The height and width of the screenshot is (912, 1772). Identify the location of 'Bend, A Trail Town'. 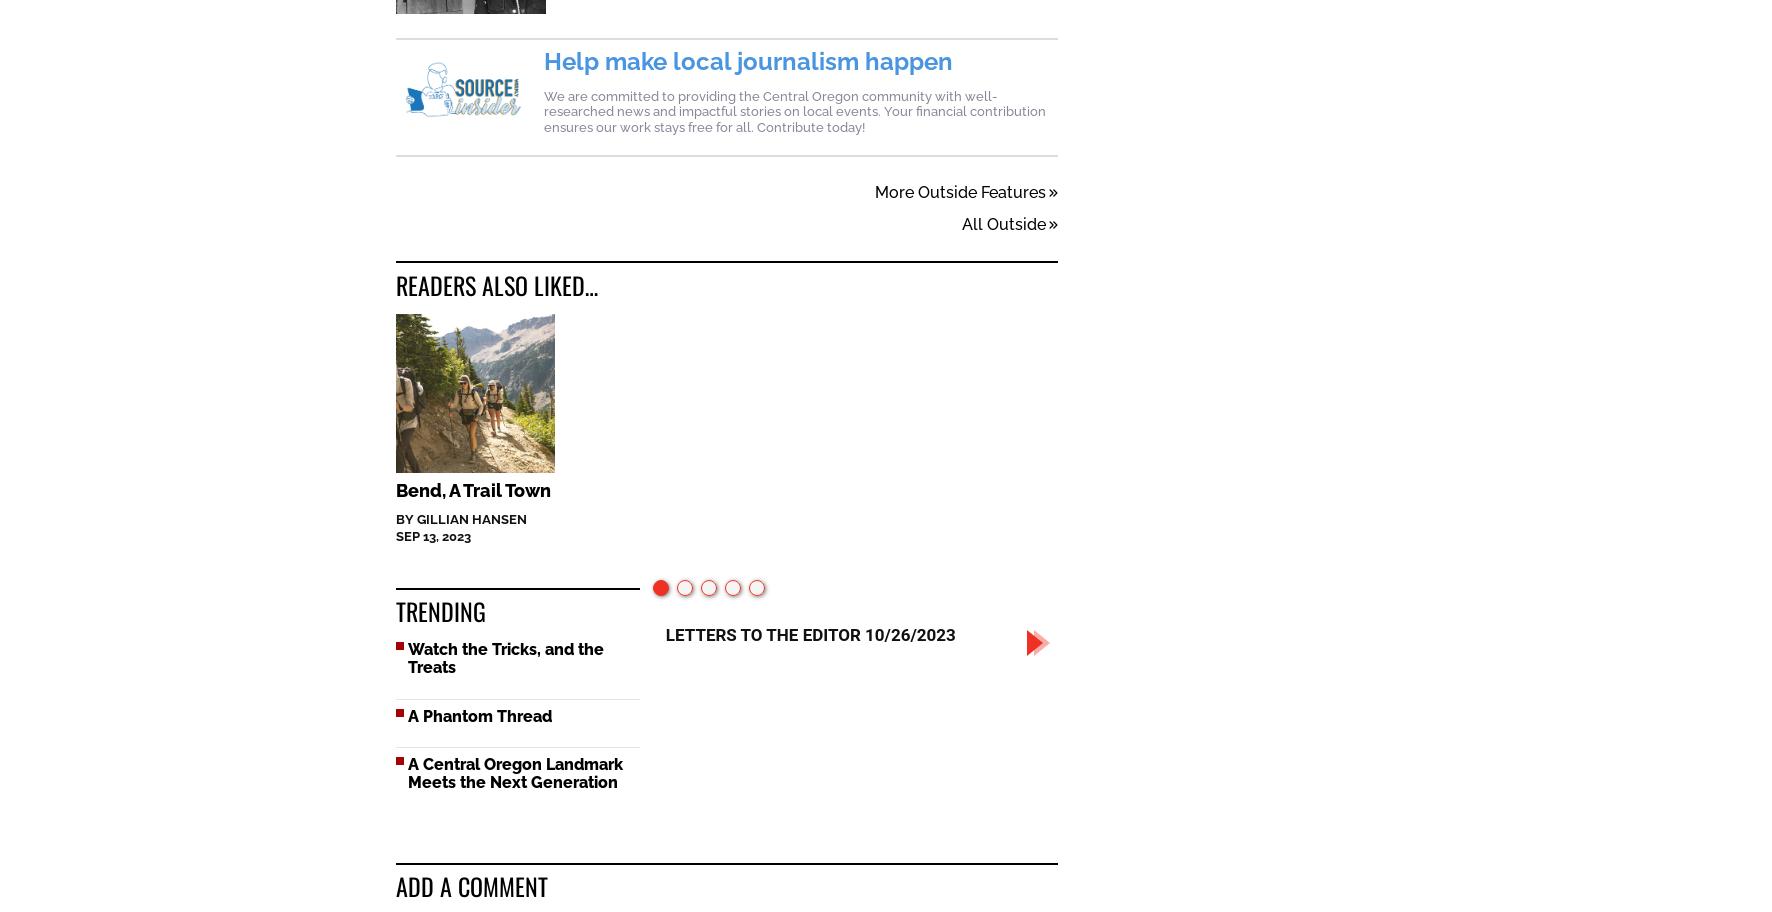
(472, 491).